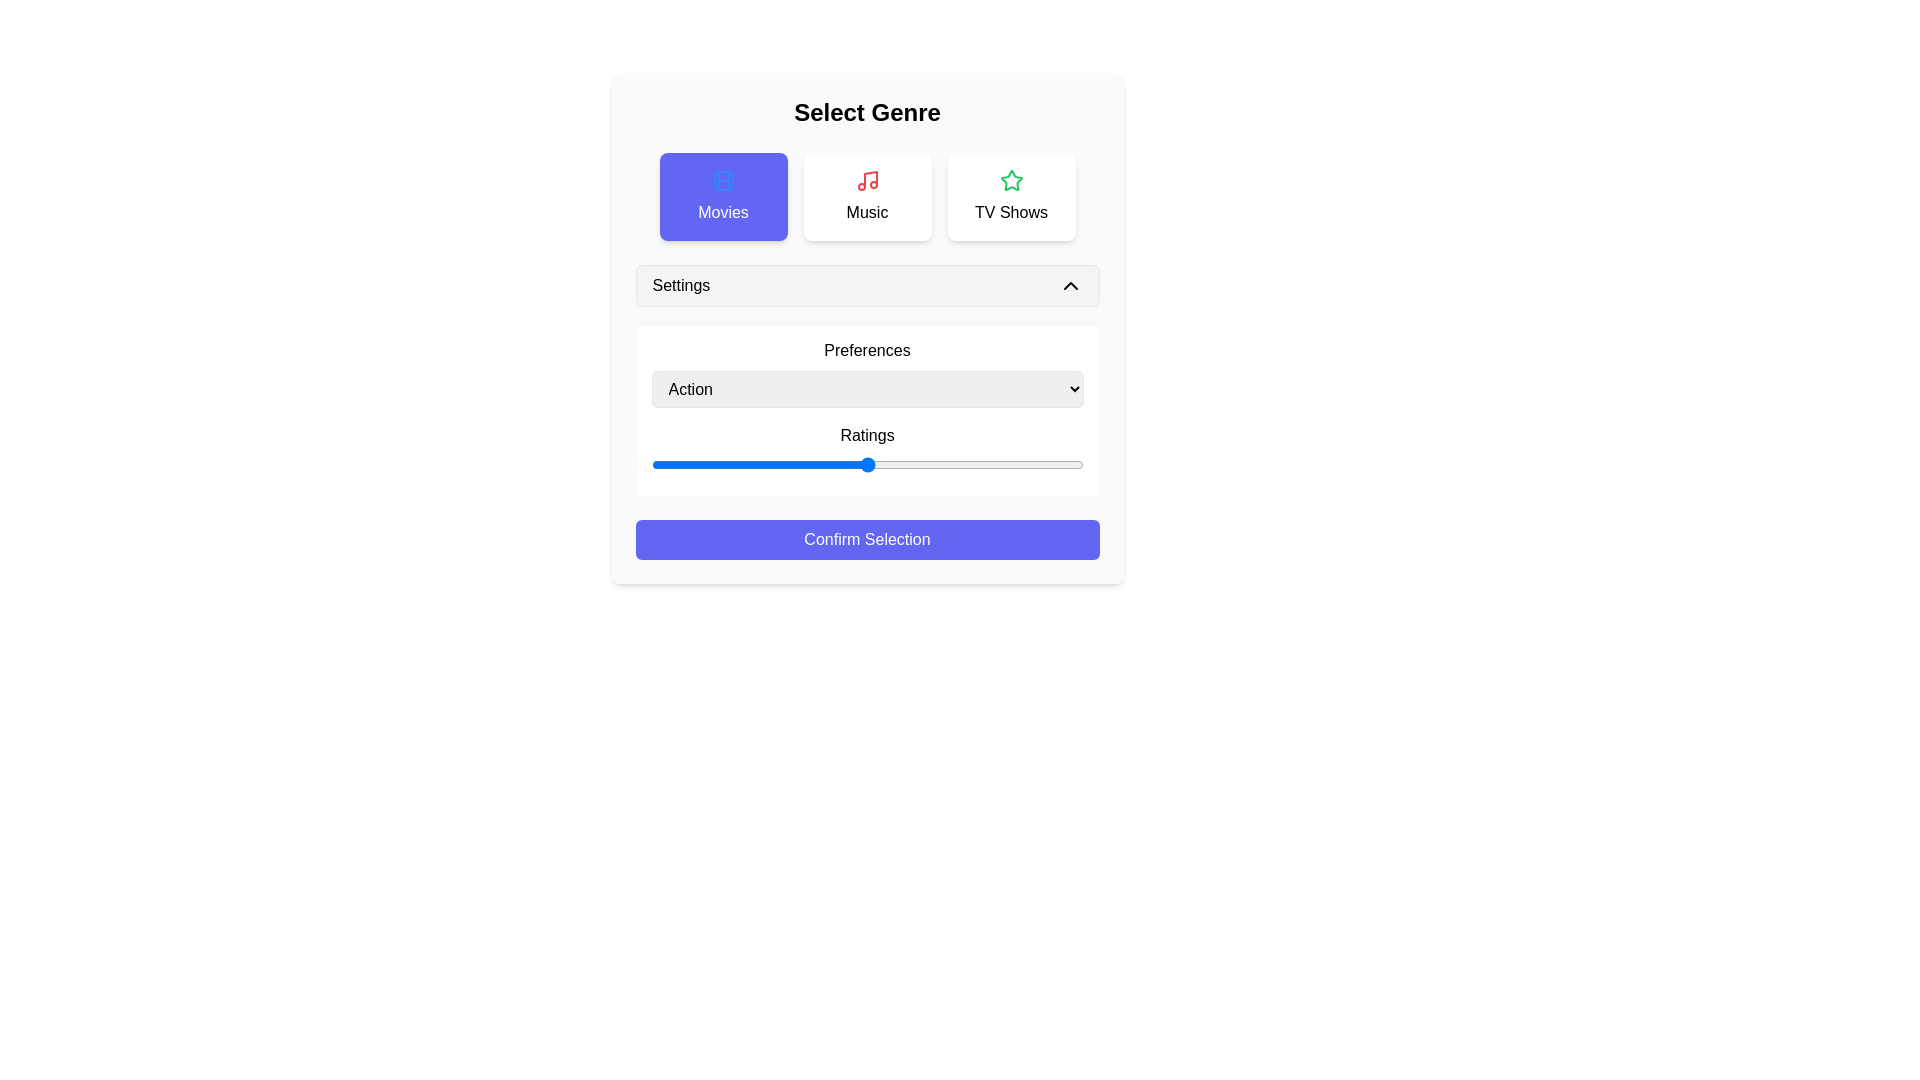 This screenshot has width=1920, height=1080. What do you see at coordinates (1018, 465) in the screenshot?
I see `the rating` at bounding box center [1018, 465].